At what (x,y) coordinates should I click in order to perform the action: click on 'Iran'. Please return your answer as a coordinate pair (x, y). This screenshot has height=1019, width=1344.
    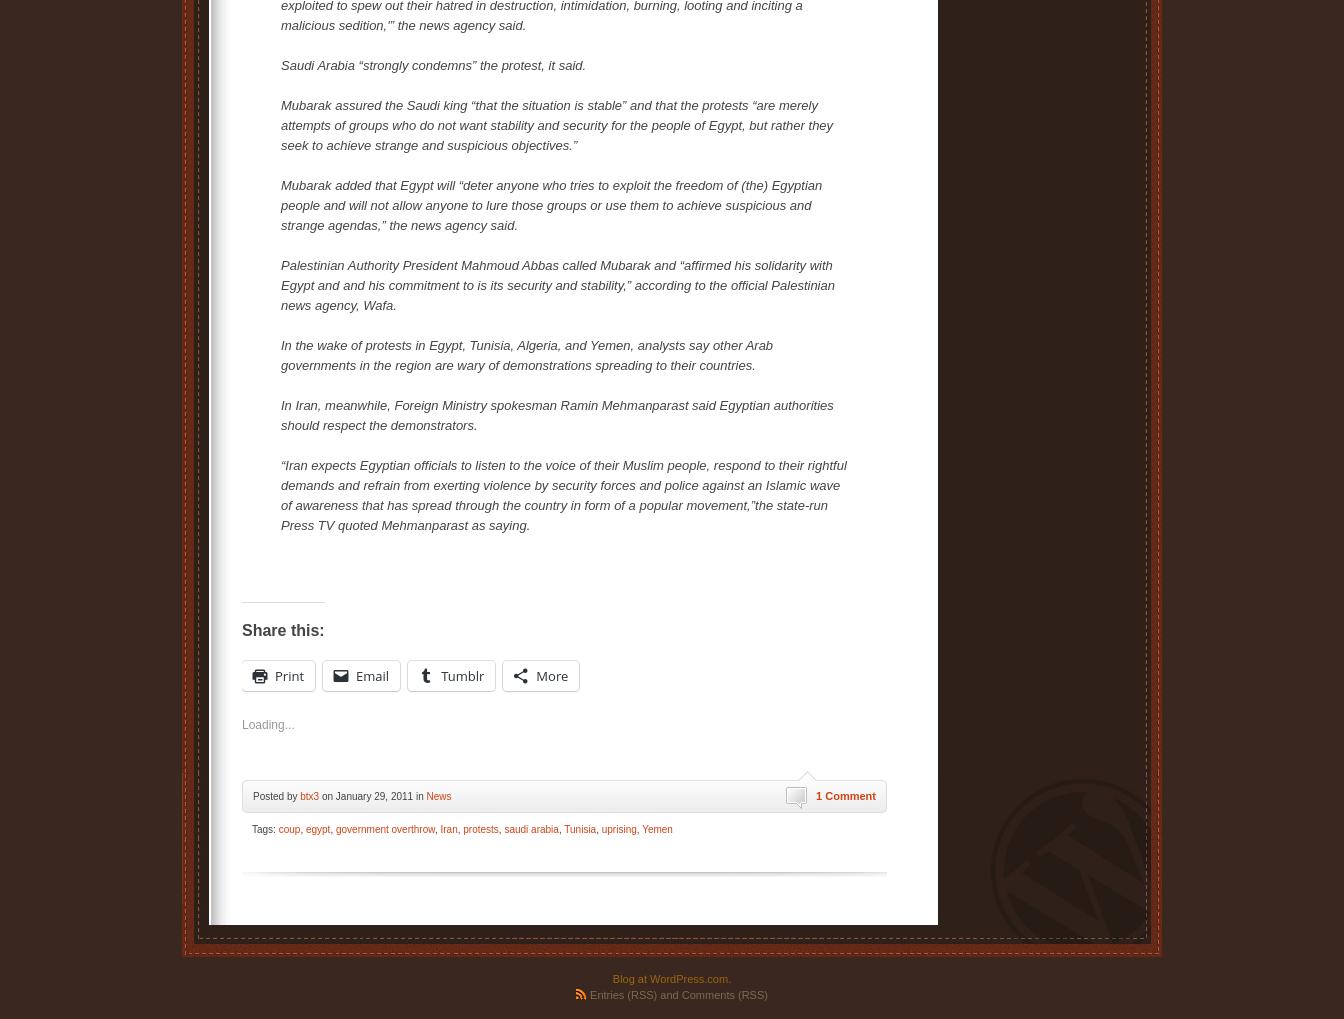
    Looking at the image, I should click on (448, 829).